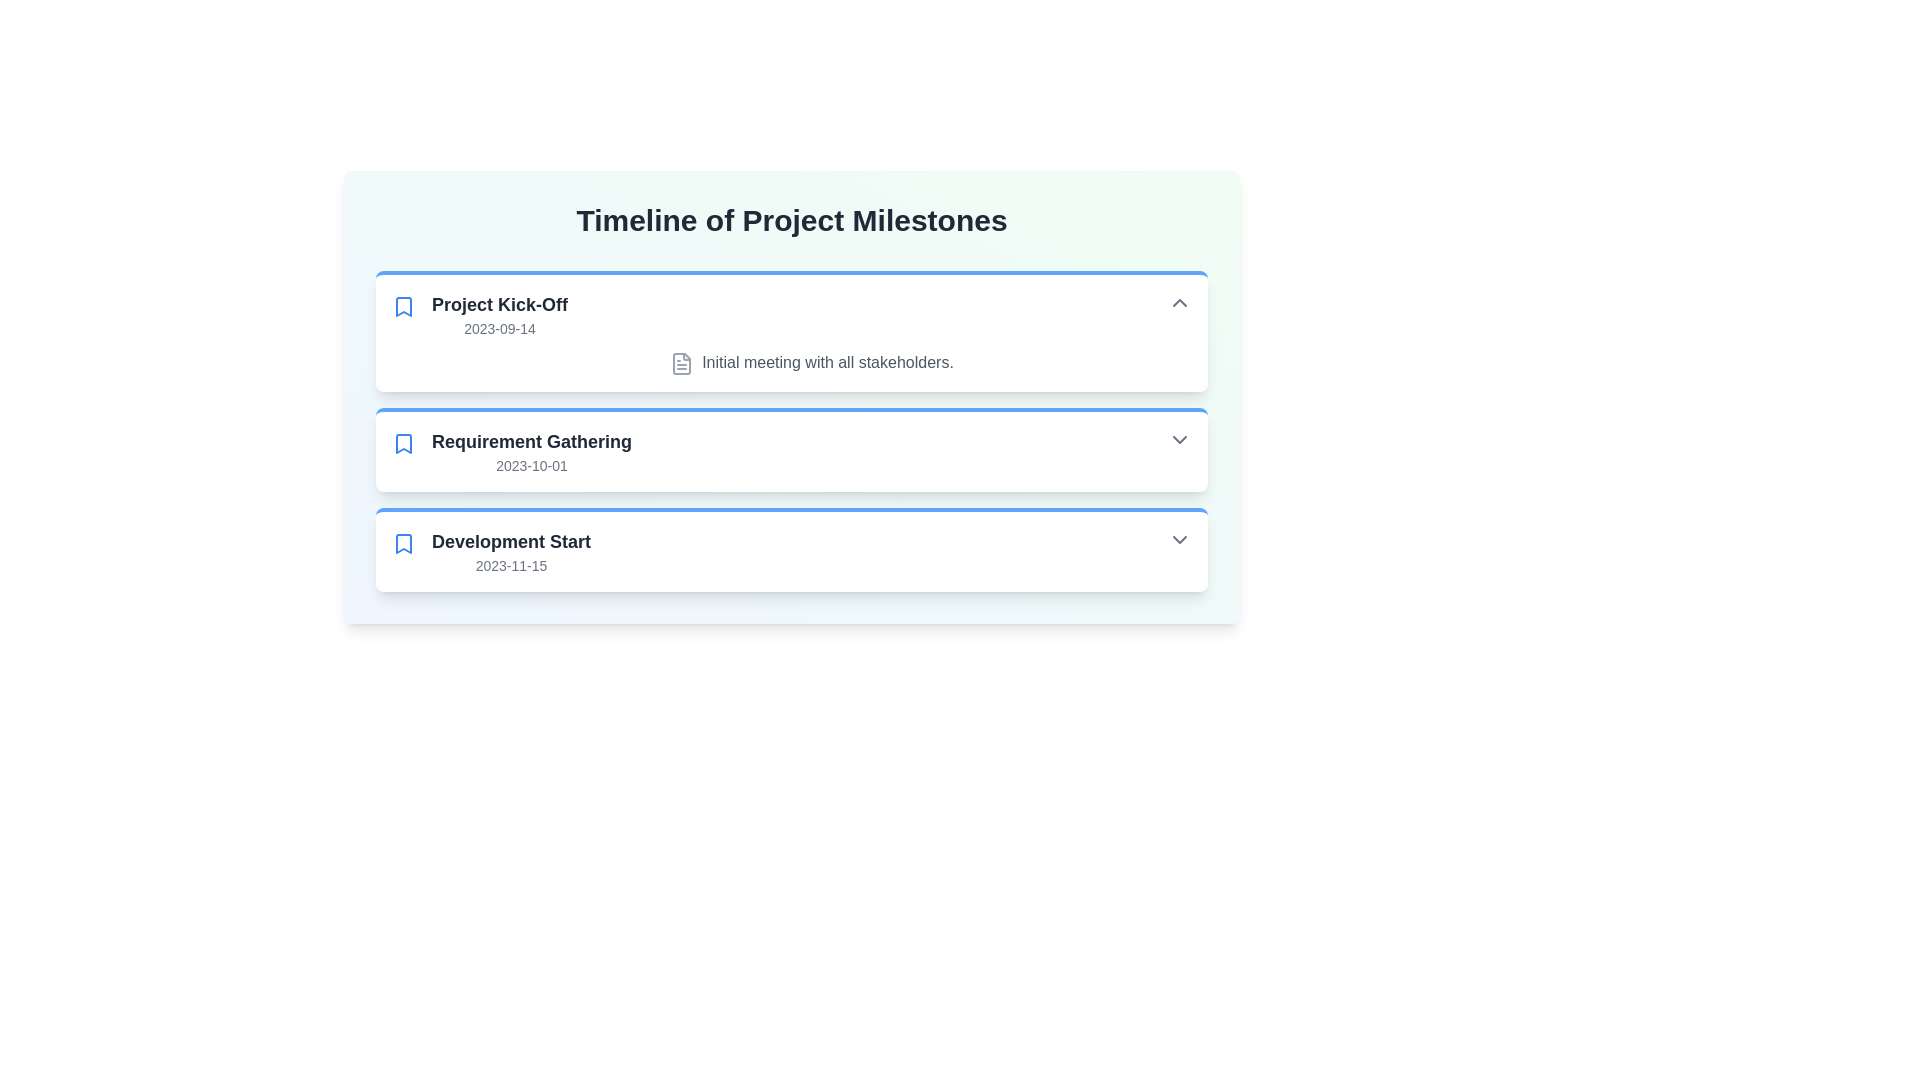  Describe the element at coordinates (681, 362) in the screenshot. I see `the icon adjacent to the text 'Initial meeting with all stakeholders.'` at that location.